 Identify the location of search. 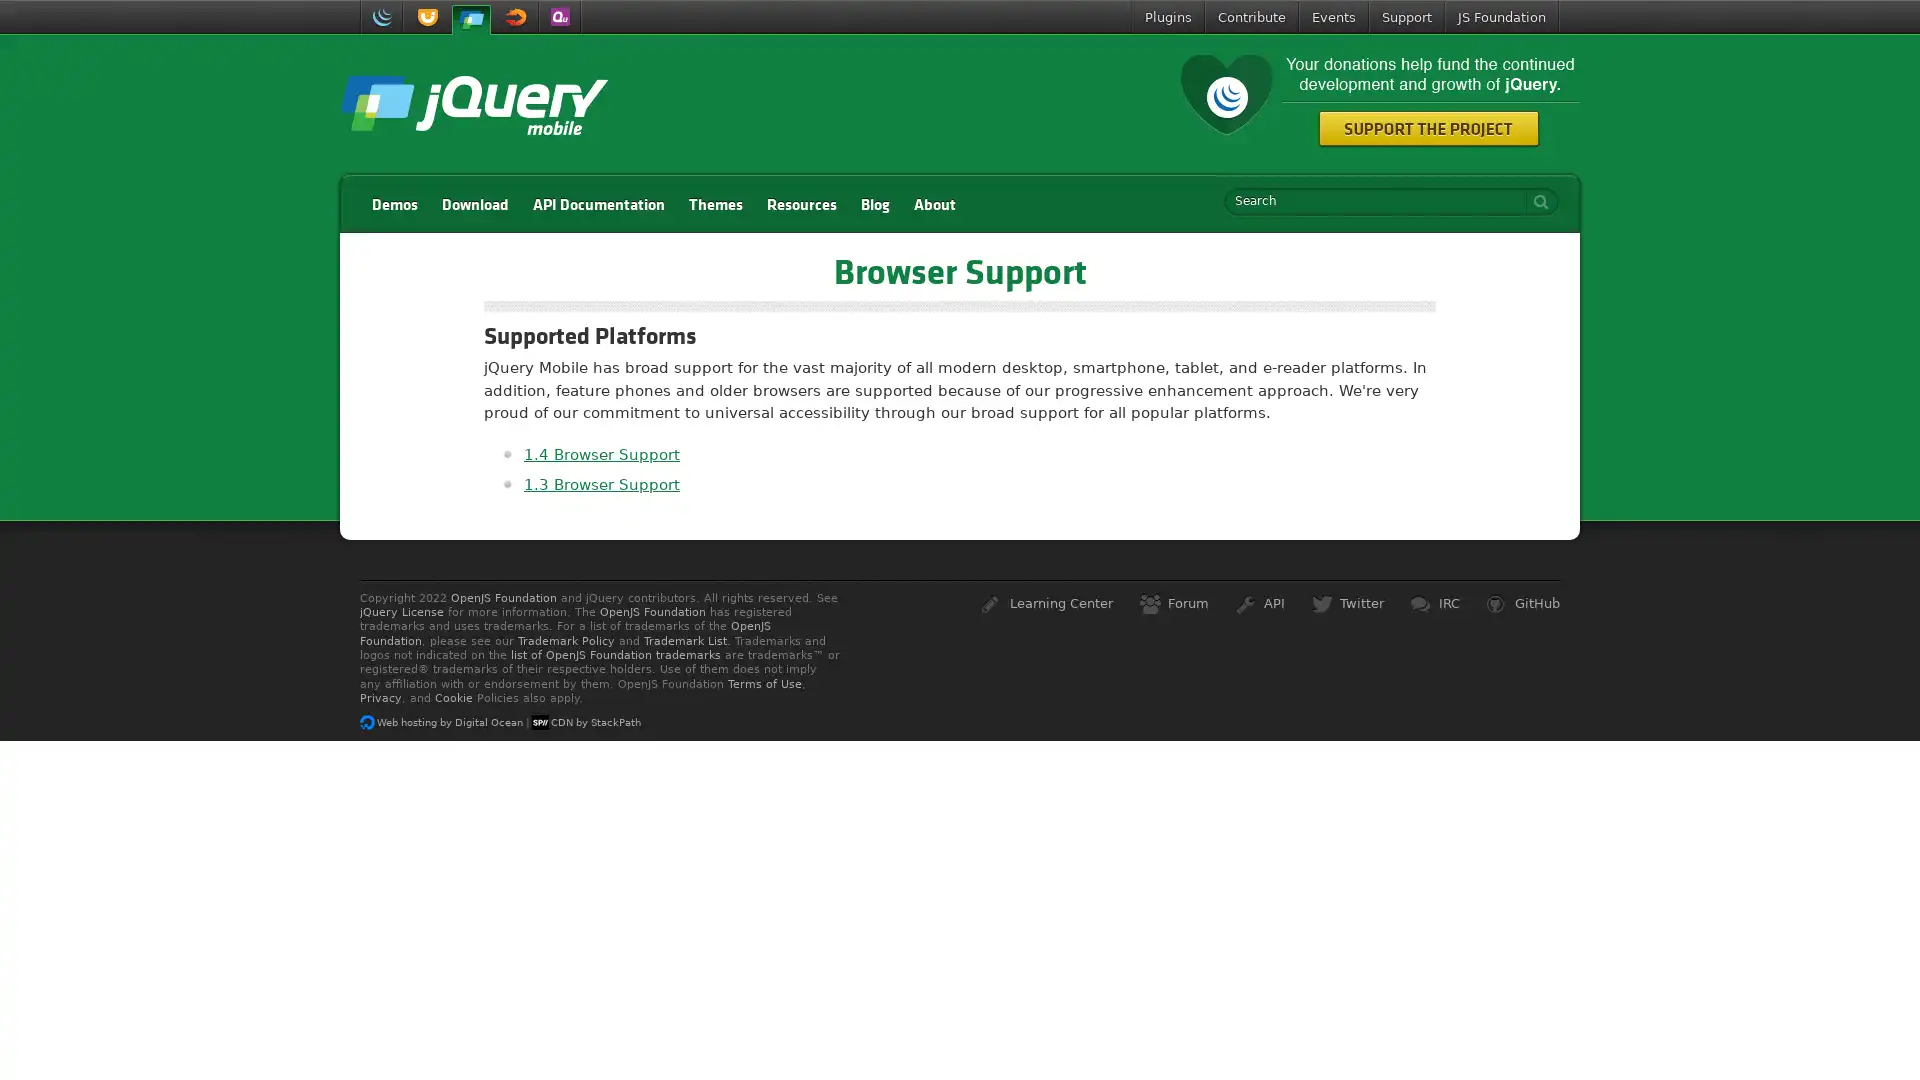
(1535, 201).